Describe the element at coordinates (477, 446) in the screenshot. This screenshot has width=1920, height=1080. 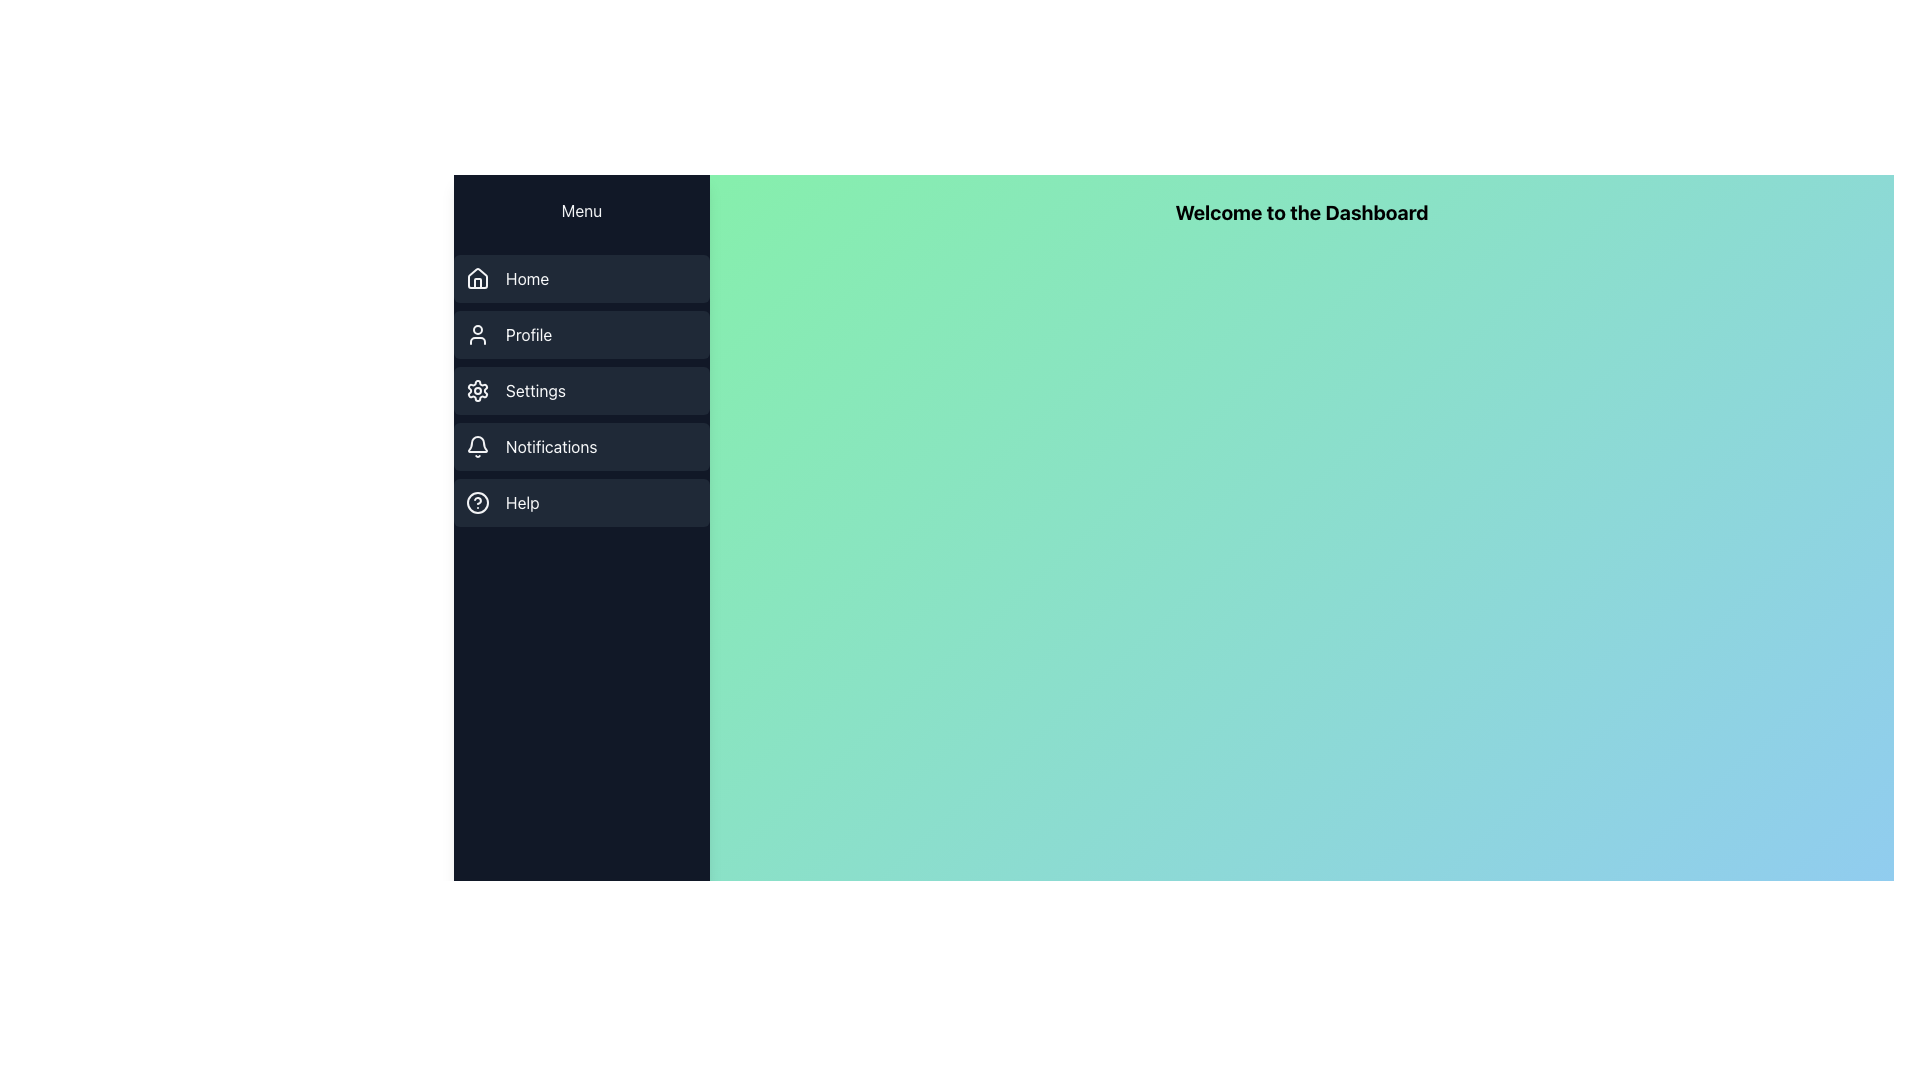
I see `the light gray bell icon in the Notifications menu, which is the fourth item in the vertical navigation bar` at that location.